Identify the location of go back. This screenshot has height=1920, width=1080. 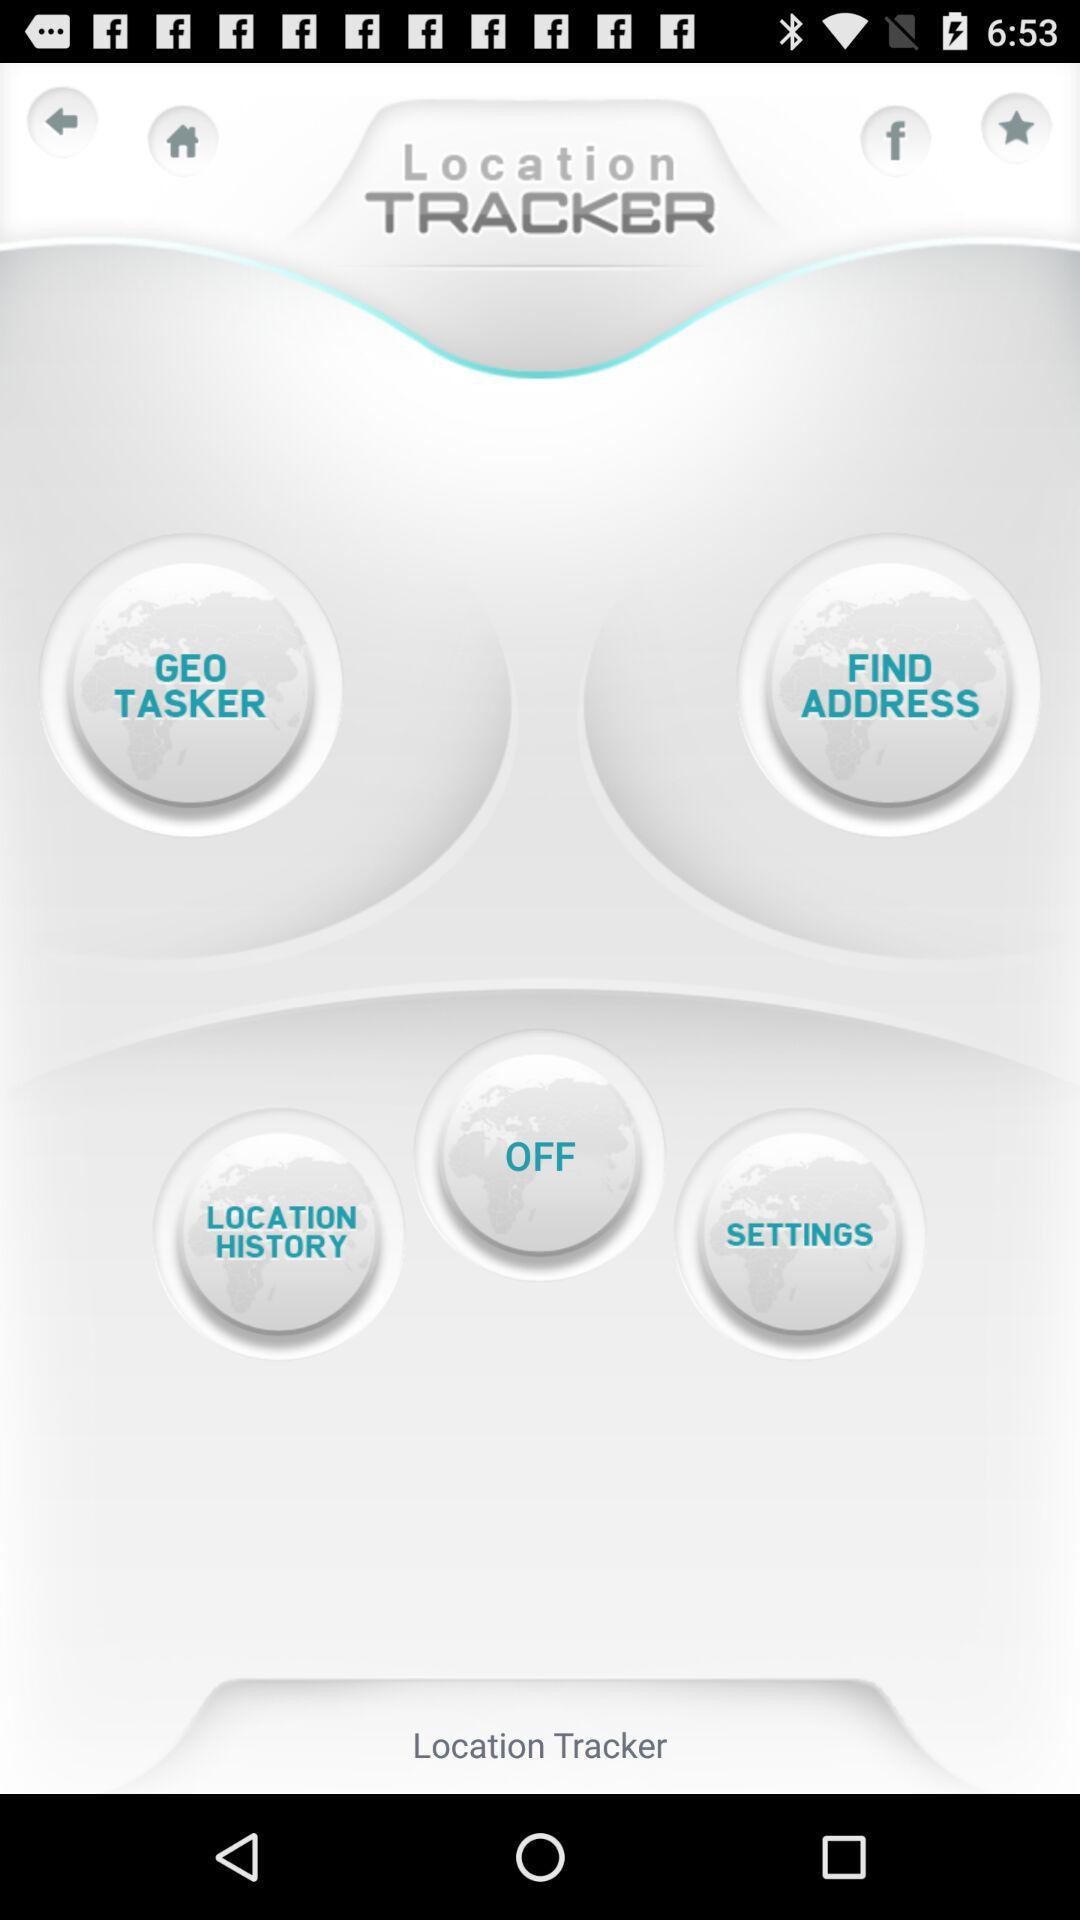
(61, 122).